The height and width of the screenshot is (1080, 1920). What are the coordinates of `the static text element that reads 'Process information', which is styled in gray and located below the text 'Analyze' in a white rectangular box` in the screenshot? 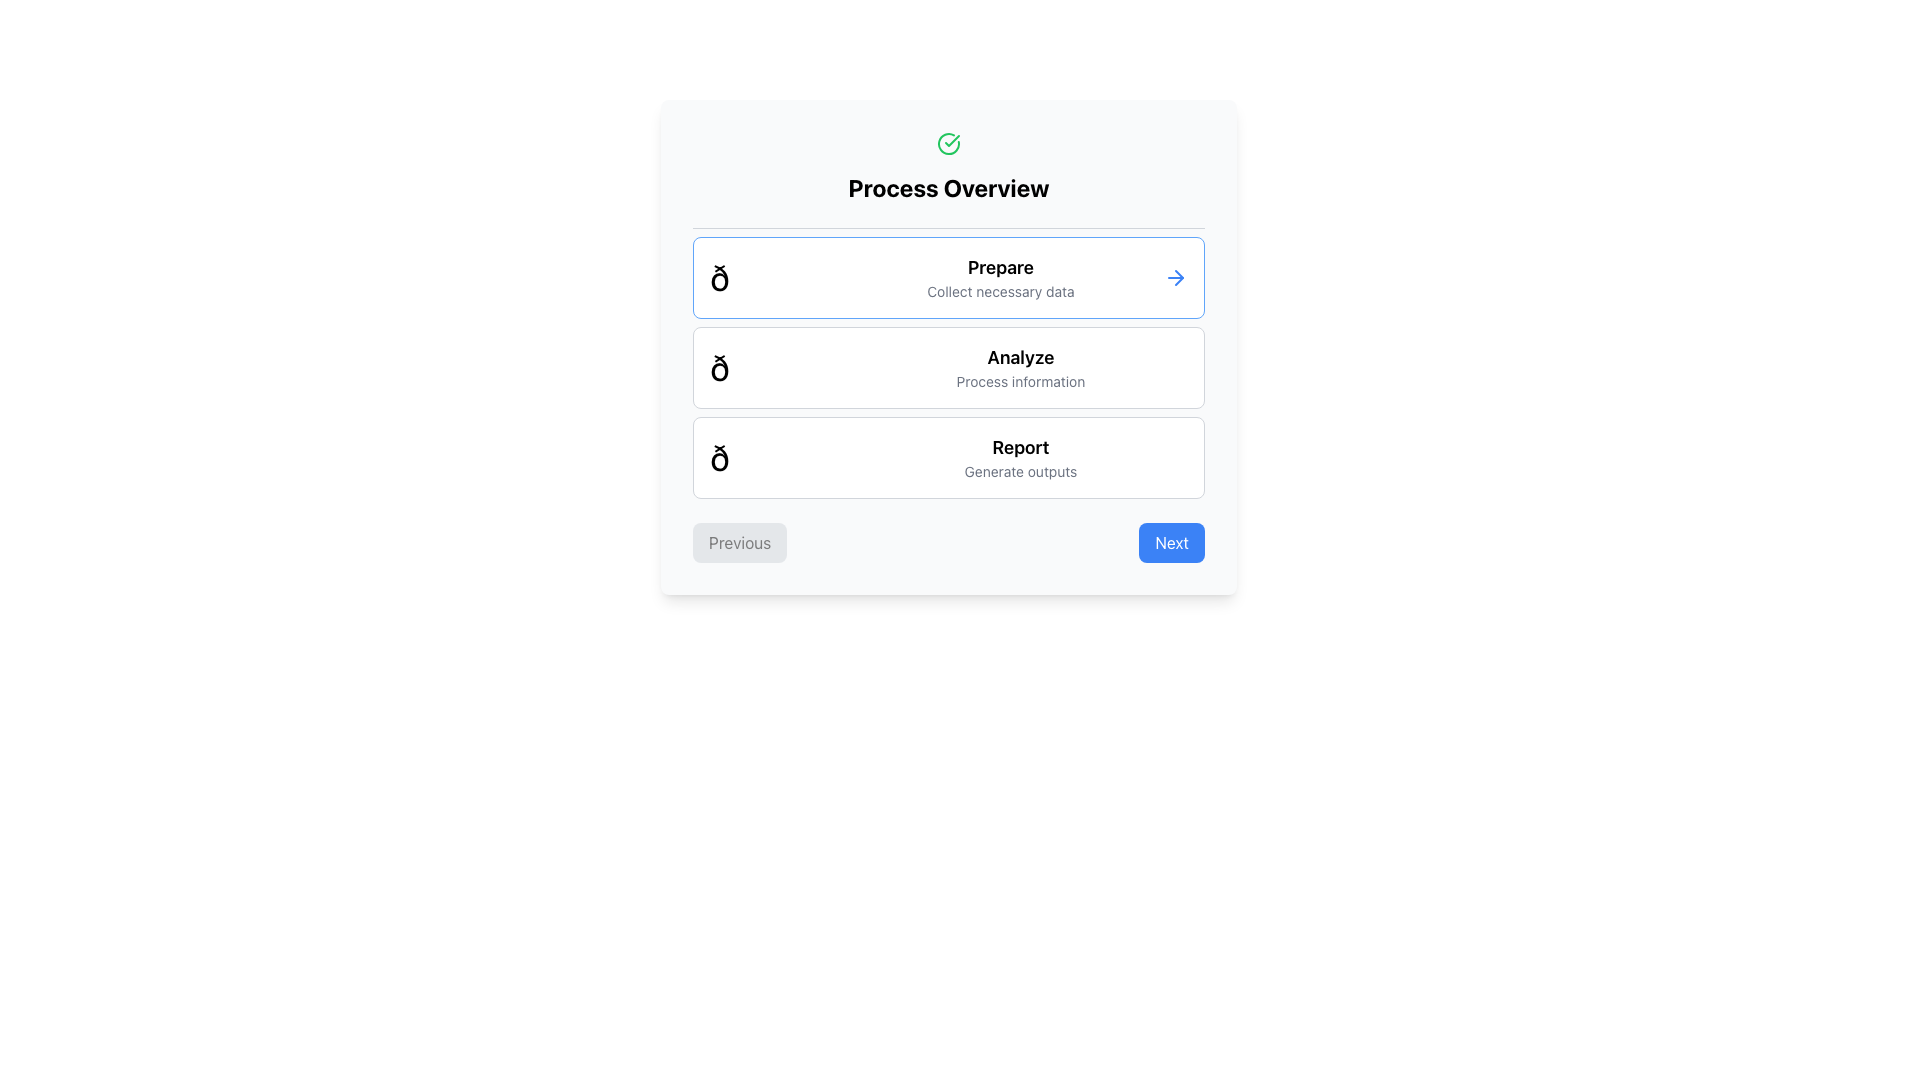 It's located at (1020, 381).